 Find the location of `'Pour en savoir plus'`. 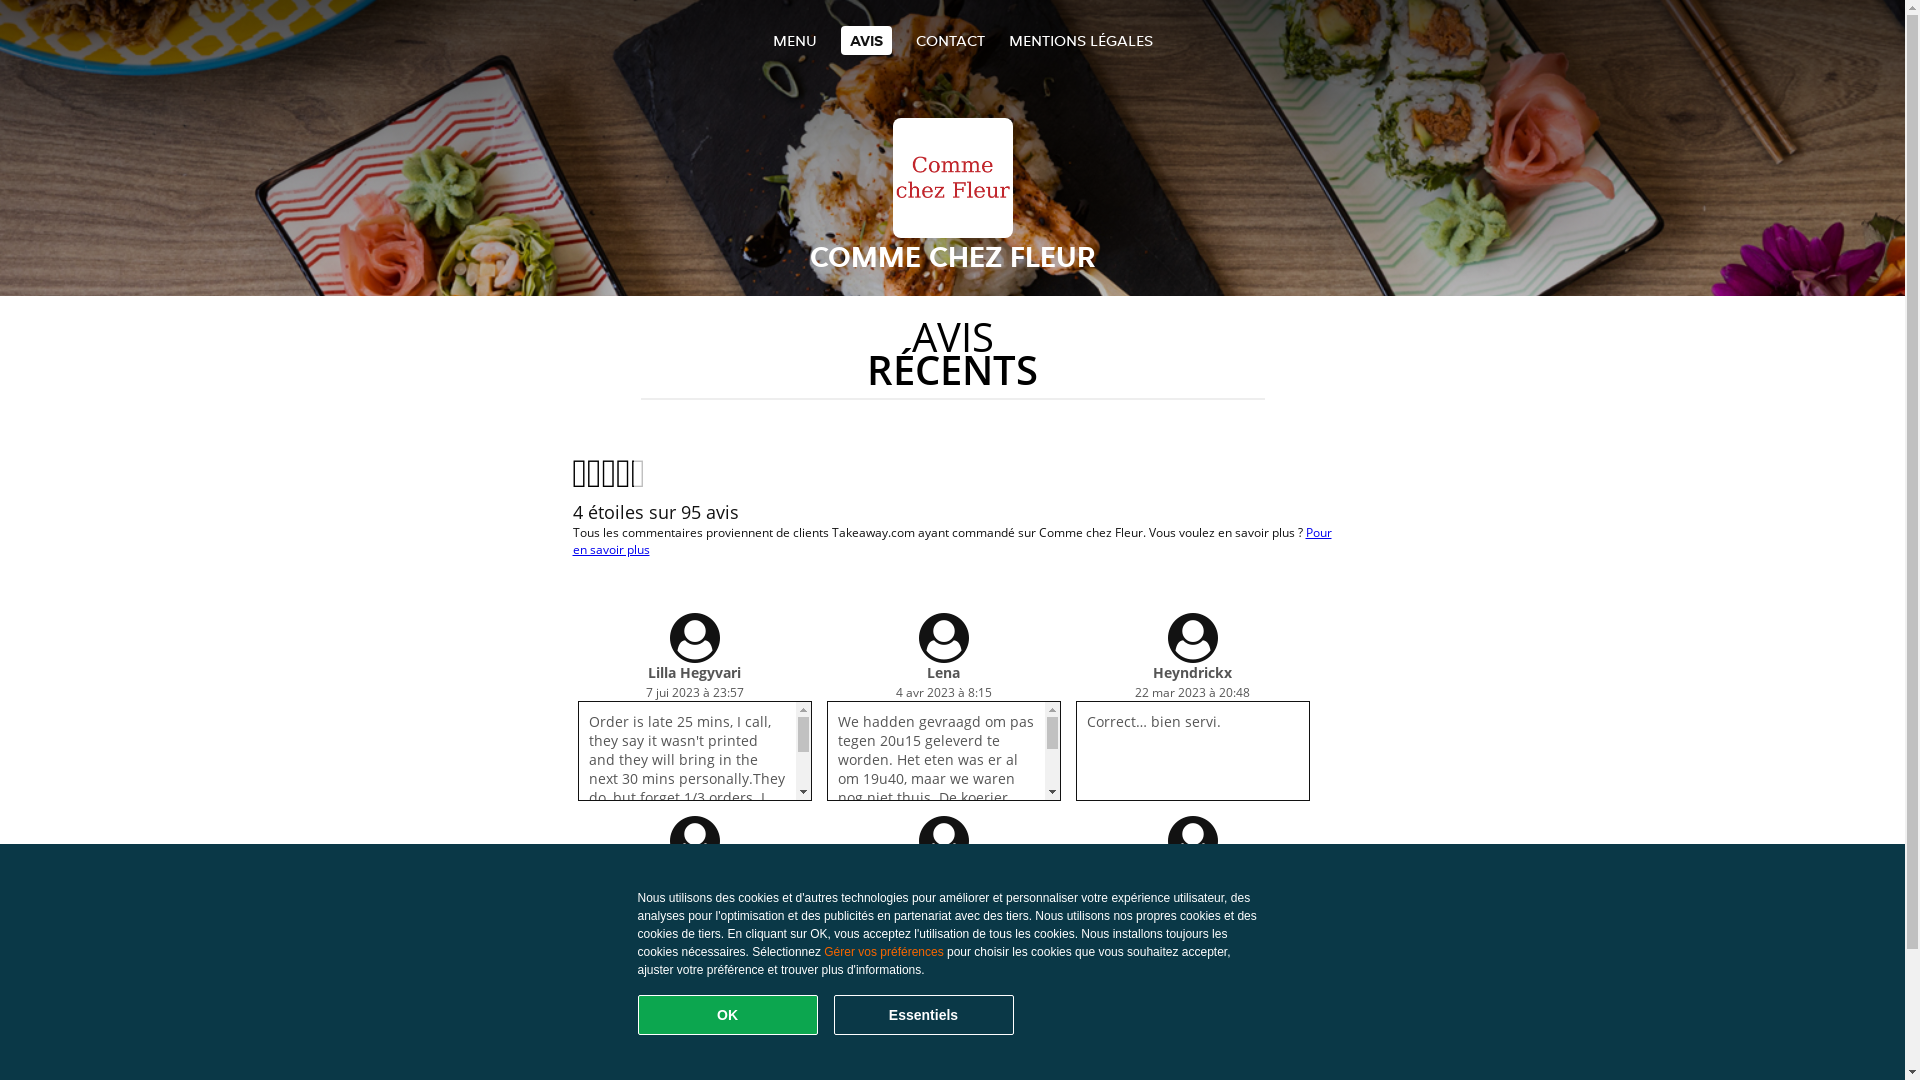

'Pour en savoir plus' is located at coordinates (950, 540).